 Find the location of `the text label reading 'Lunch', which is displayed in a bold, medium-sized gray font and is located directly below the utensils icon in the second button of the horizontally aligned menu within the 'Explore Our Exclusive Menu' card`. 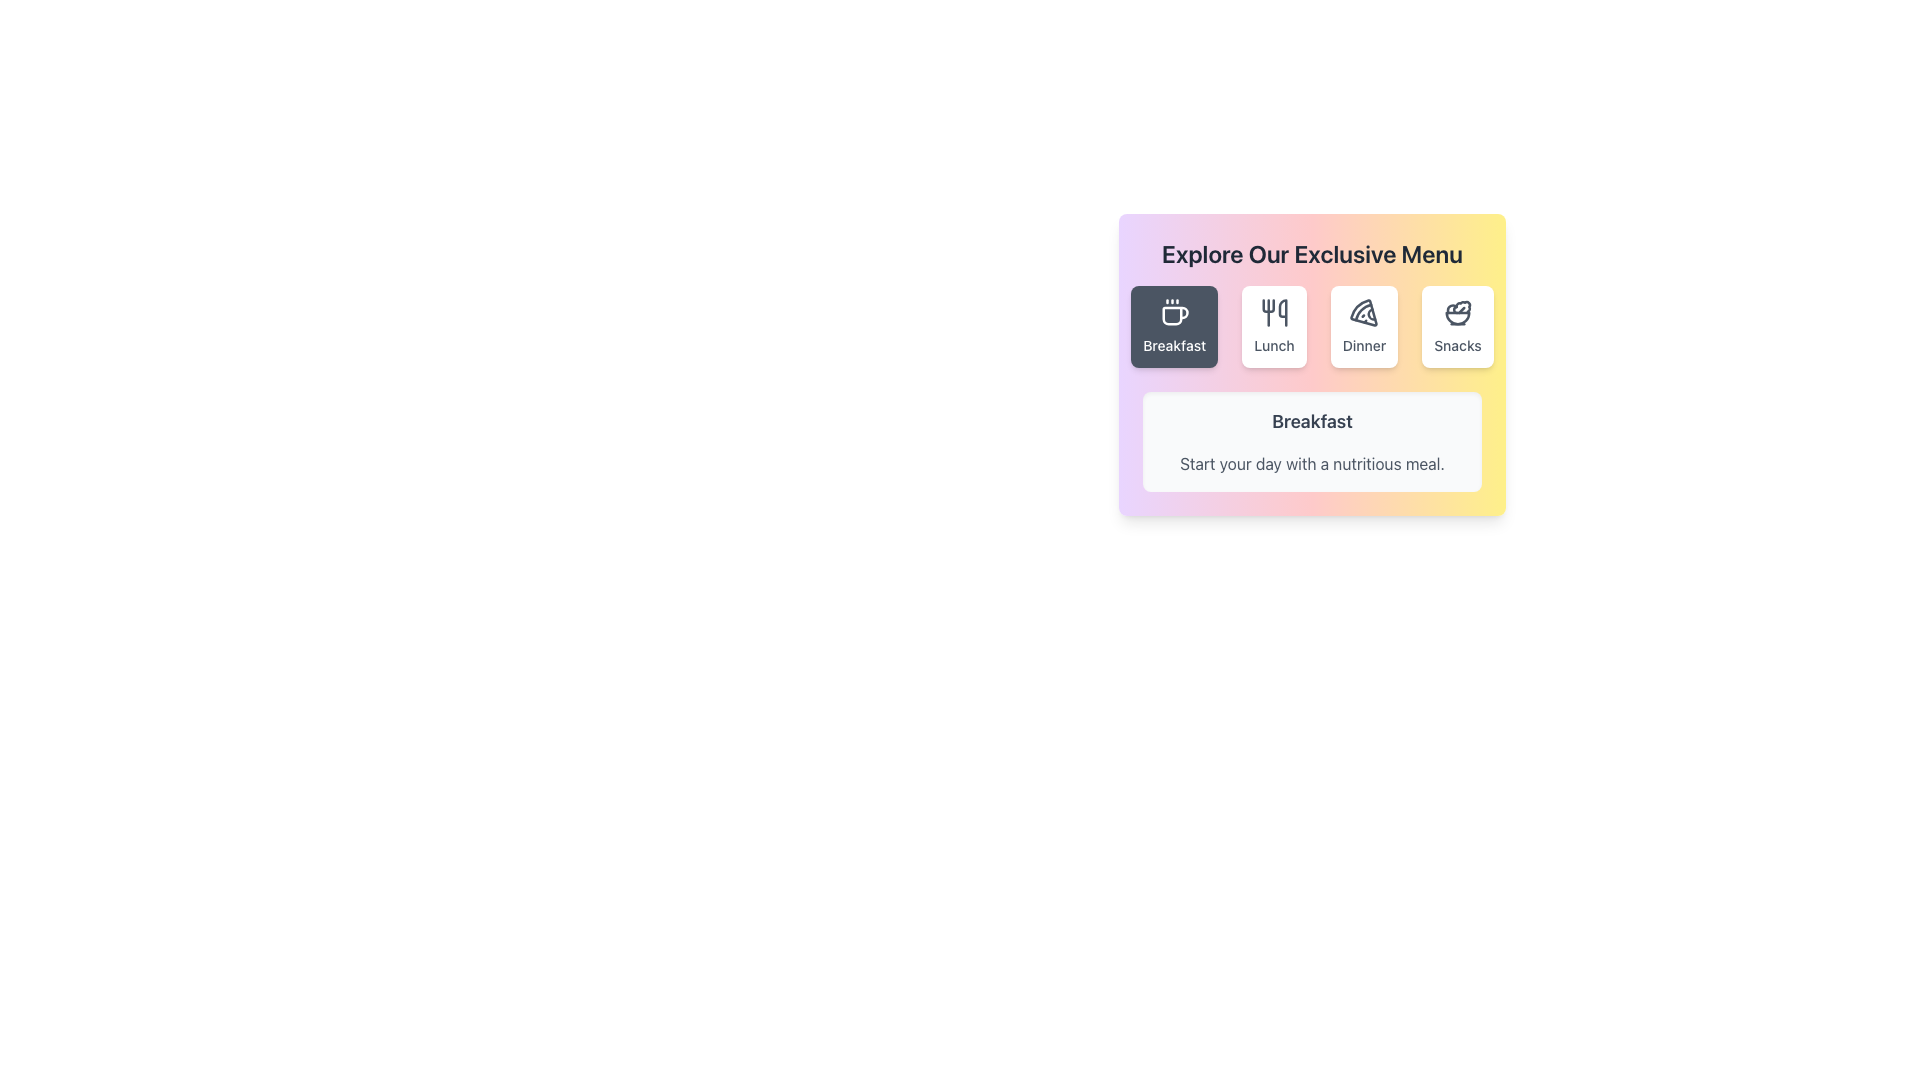

the text label reading 'Lunch', which is displayed in a bold, medium-sized gray font and is located directly below the utensils icon in the second button of the horizontally aligned menu within the 'Explore Our Exclusive Menu' card is located at coordinates (1273, 345).